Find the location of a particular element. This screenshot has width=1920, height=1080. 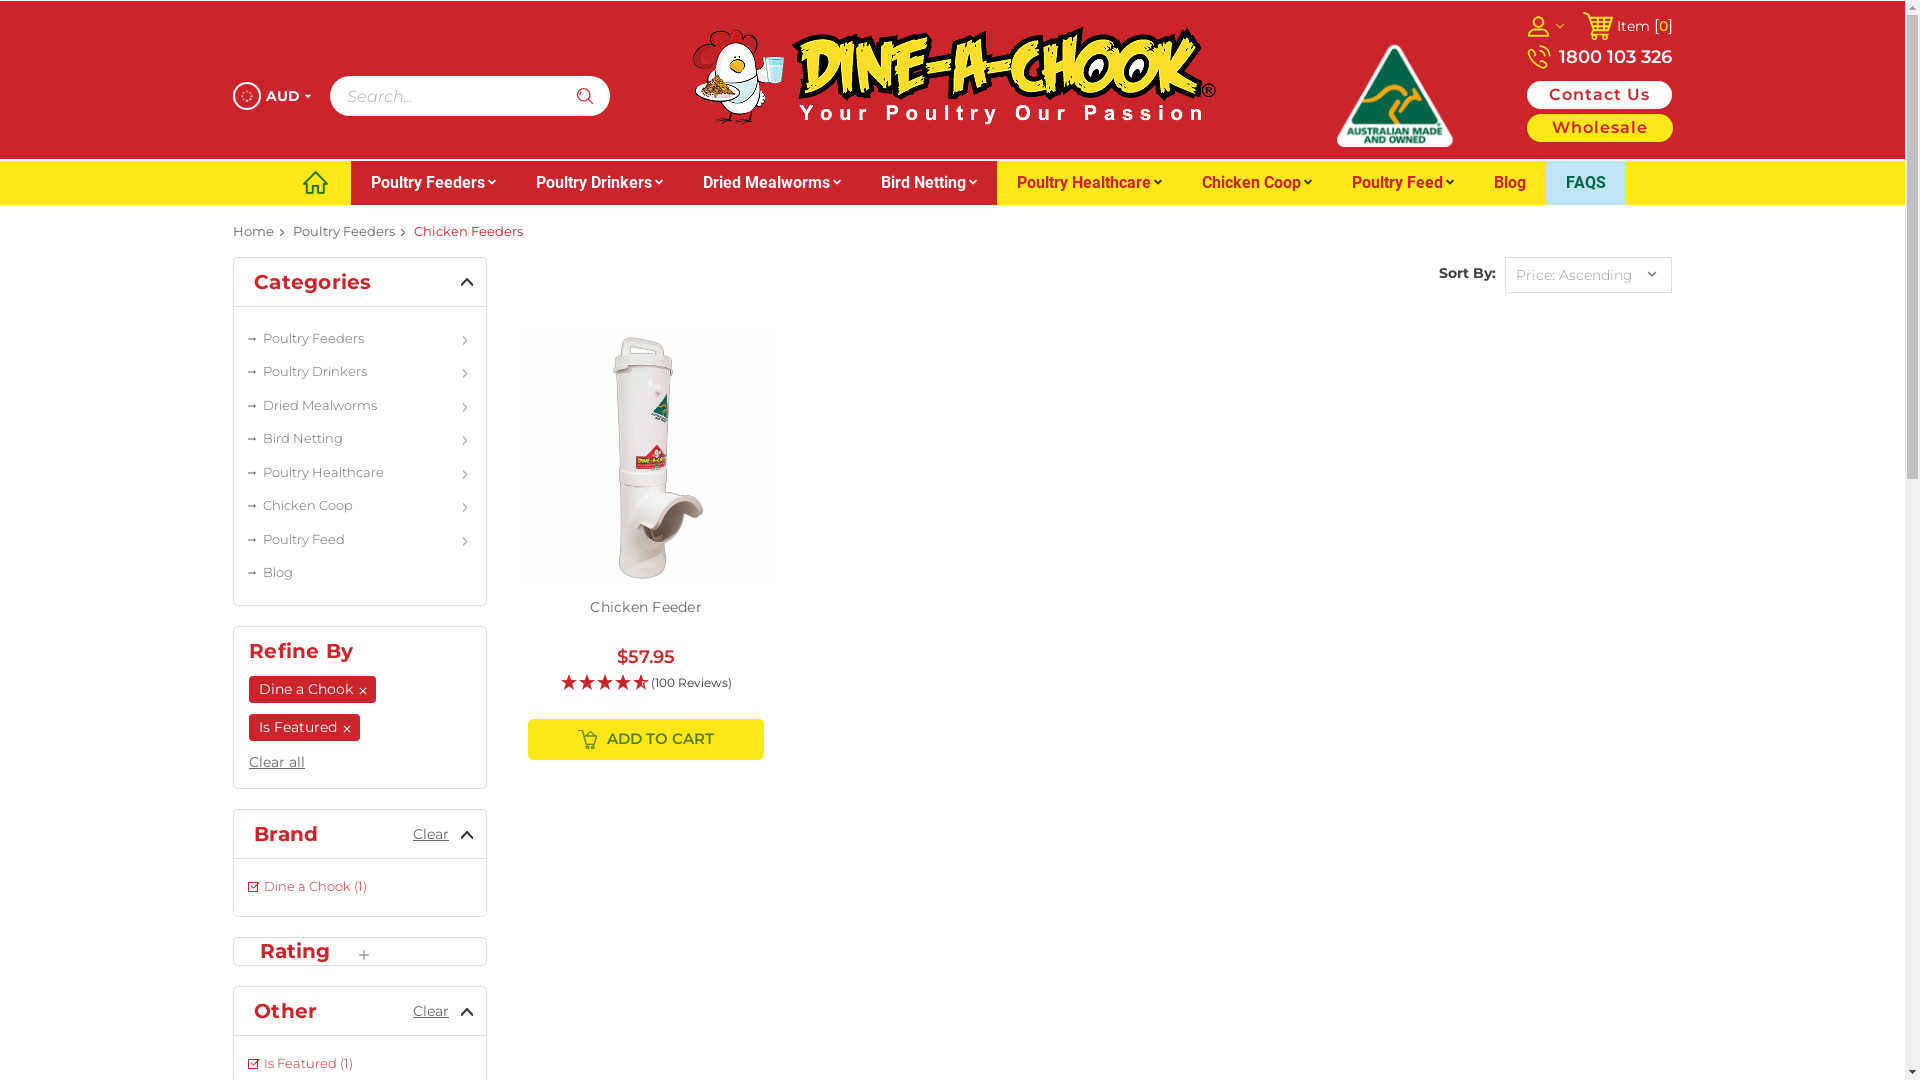

'1800 103 326' is located at coordinates (1597, 56).